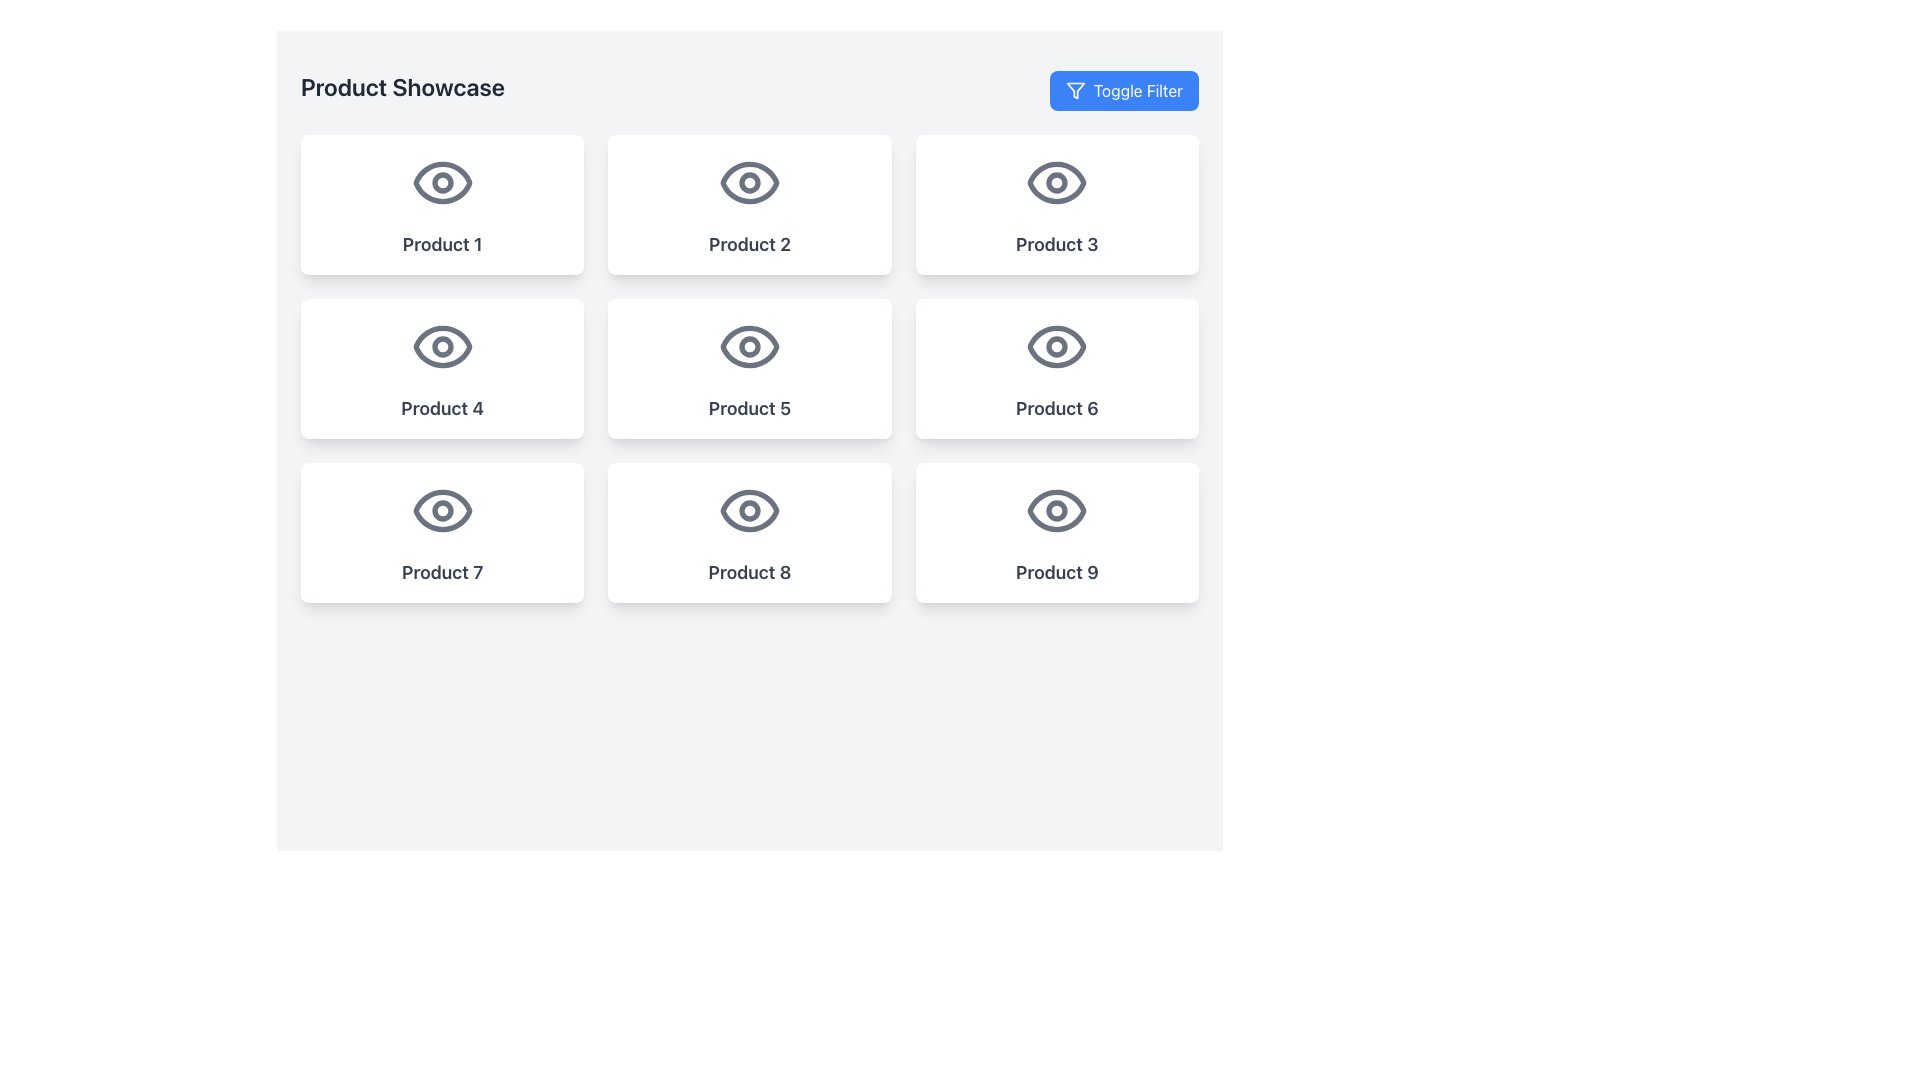  Describe the element at coordinates (748, 182) in the screenshot. I see `the eye icon located at the center top of the card labeled 'Product 2'` at that location.